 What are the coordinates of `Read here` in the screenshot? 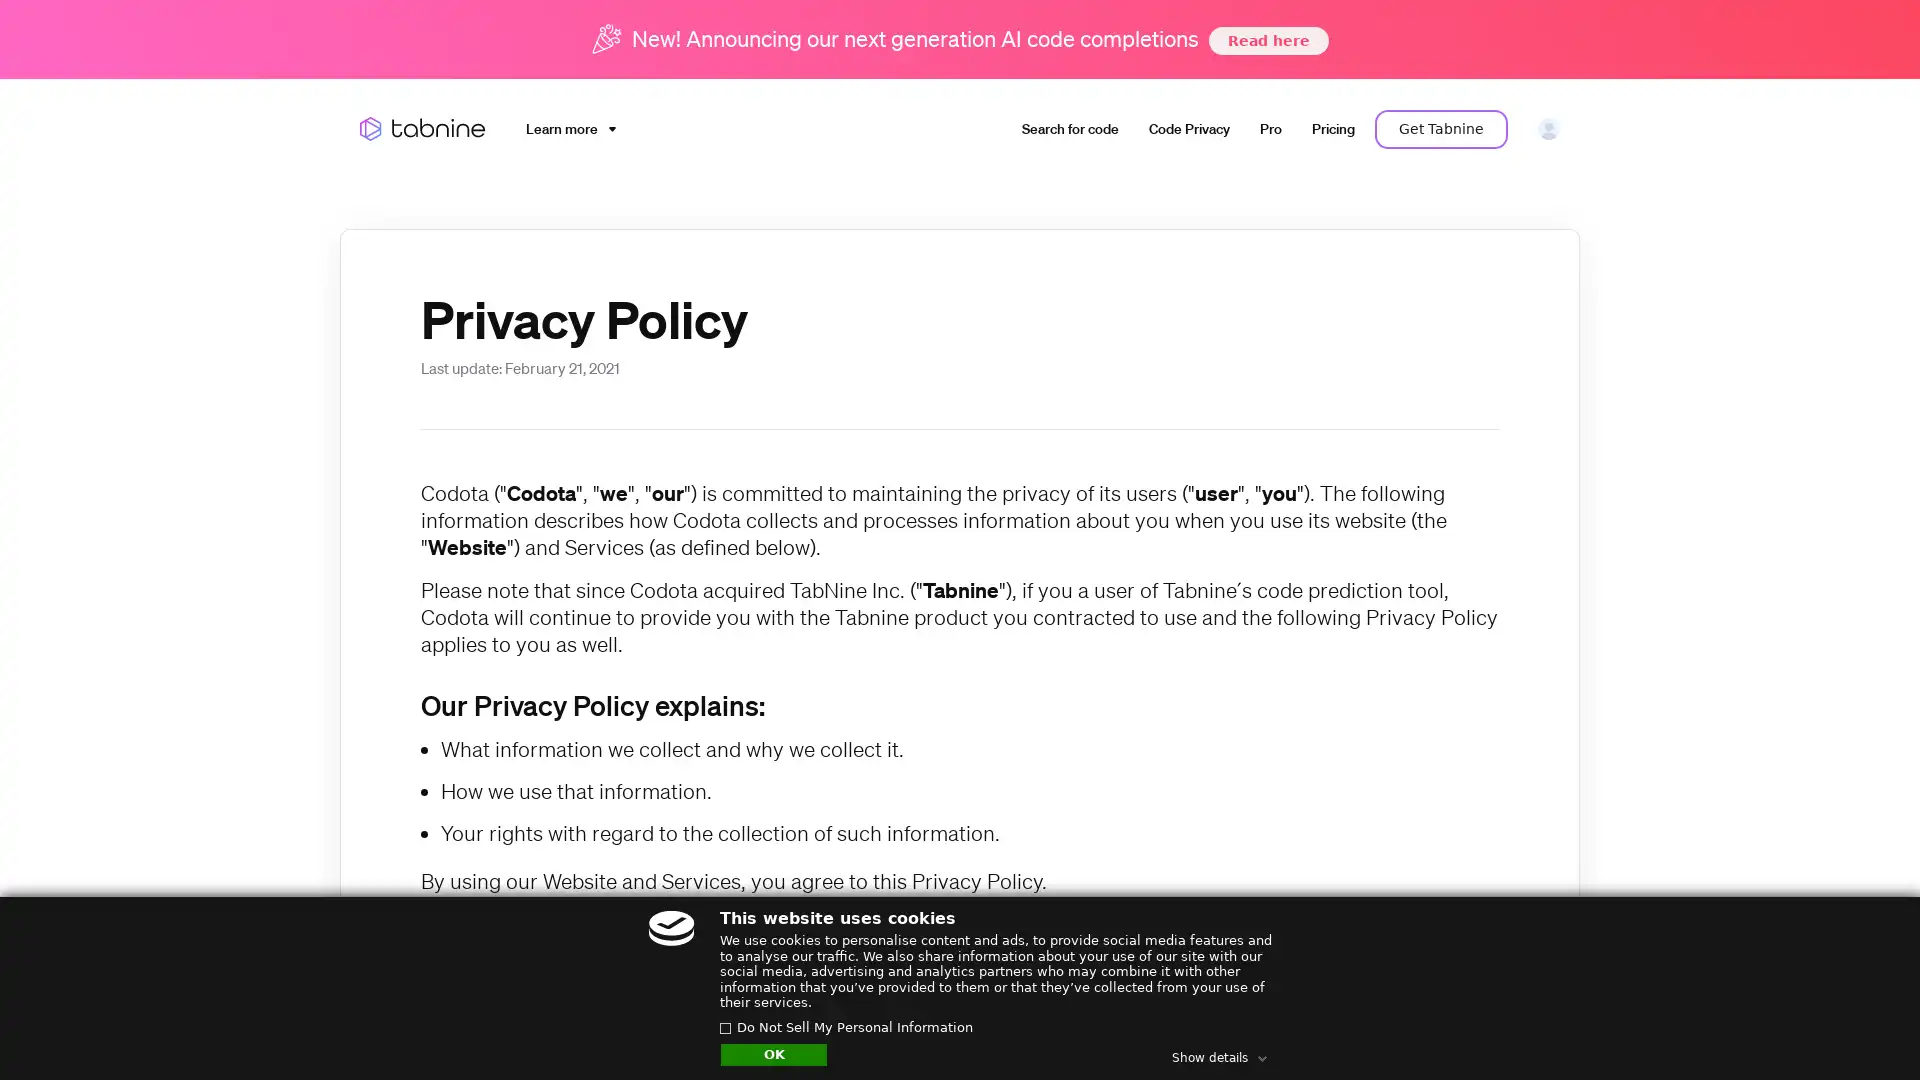 It's located at (1266, 39).